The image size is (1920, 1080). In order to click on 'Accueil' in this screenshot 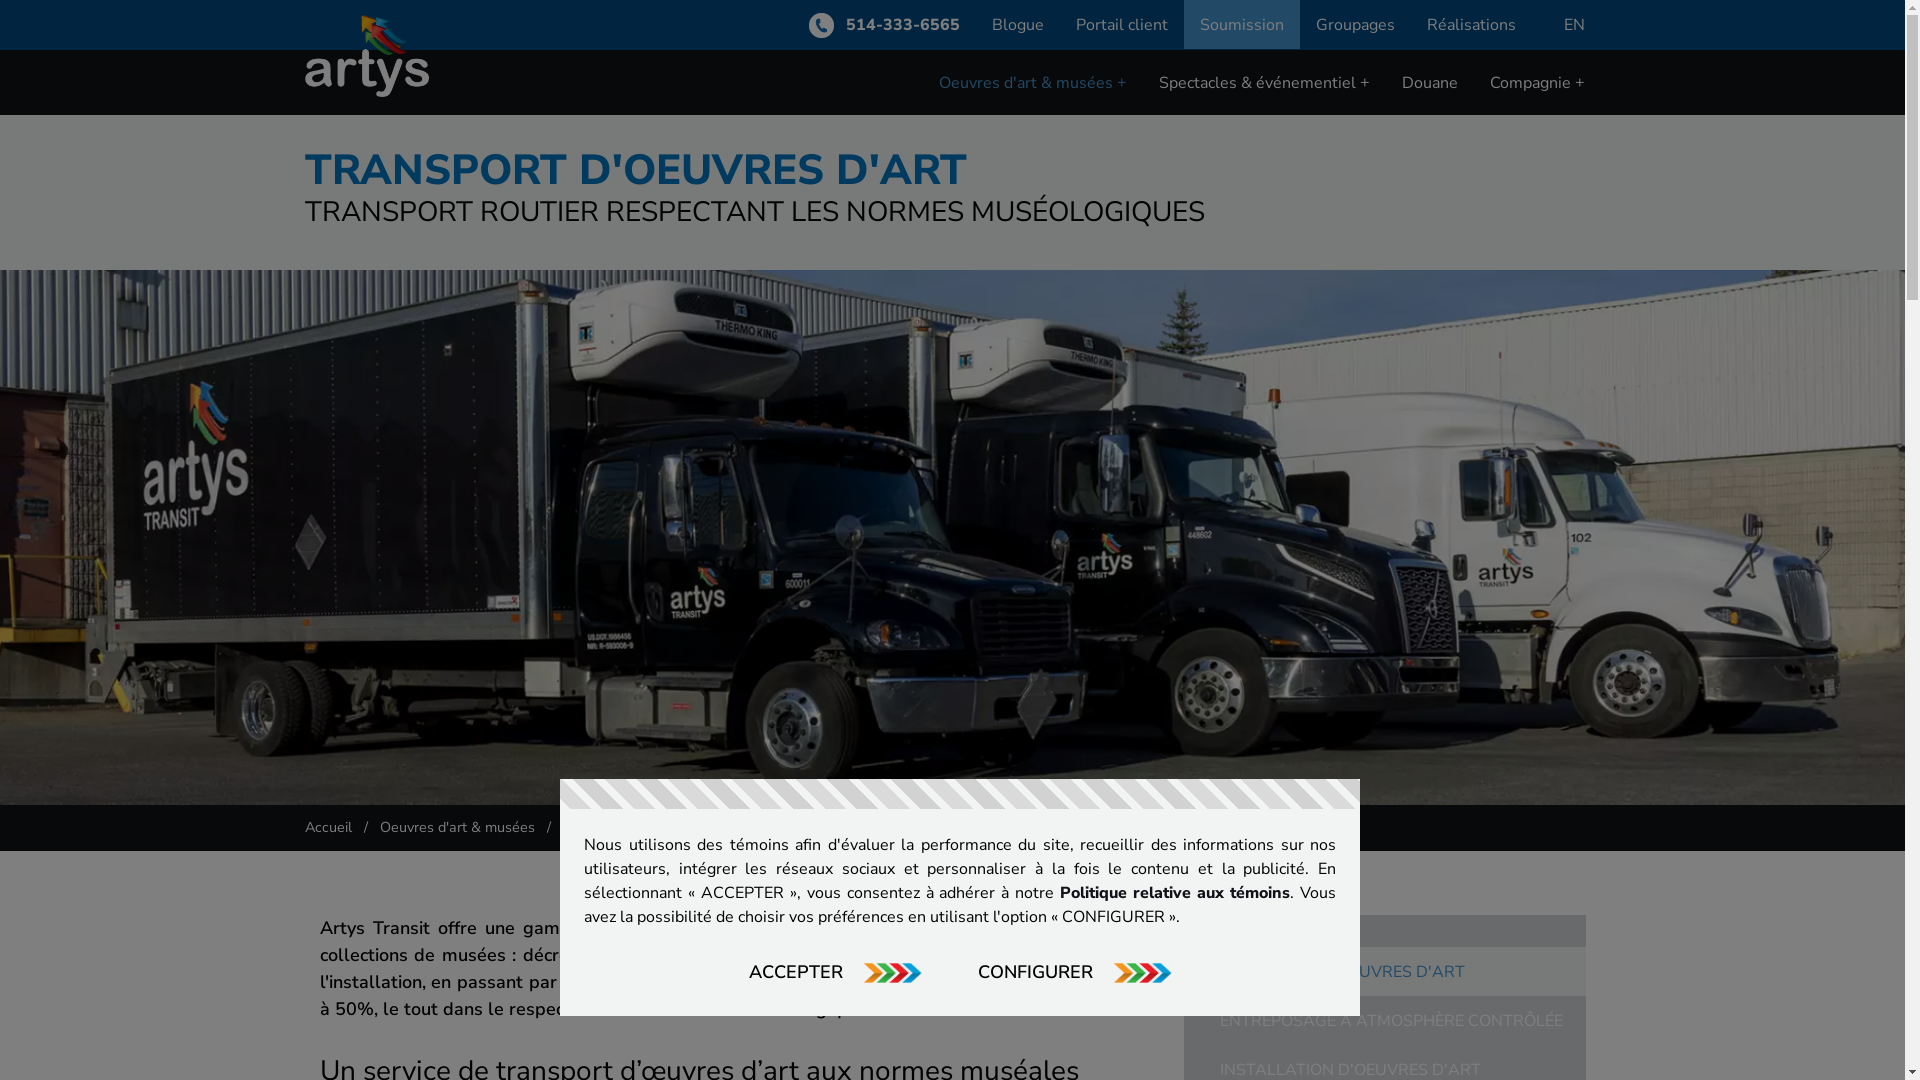, I will do `click(327, 826)`.